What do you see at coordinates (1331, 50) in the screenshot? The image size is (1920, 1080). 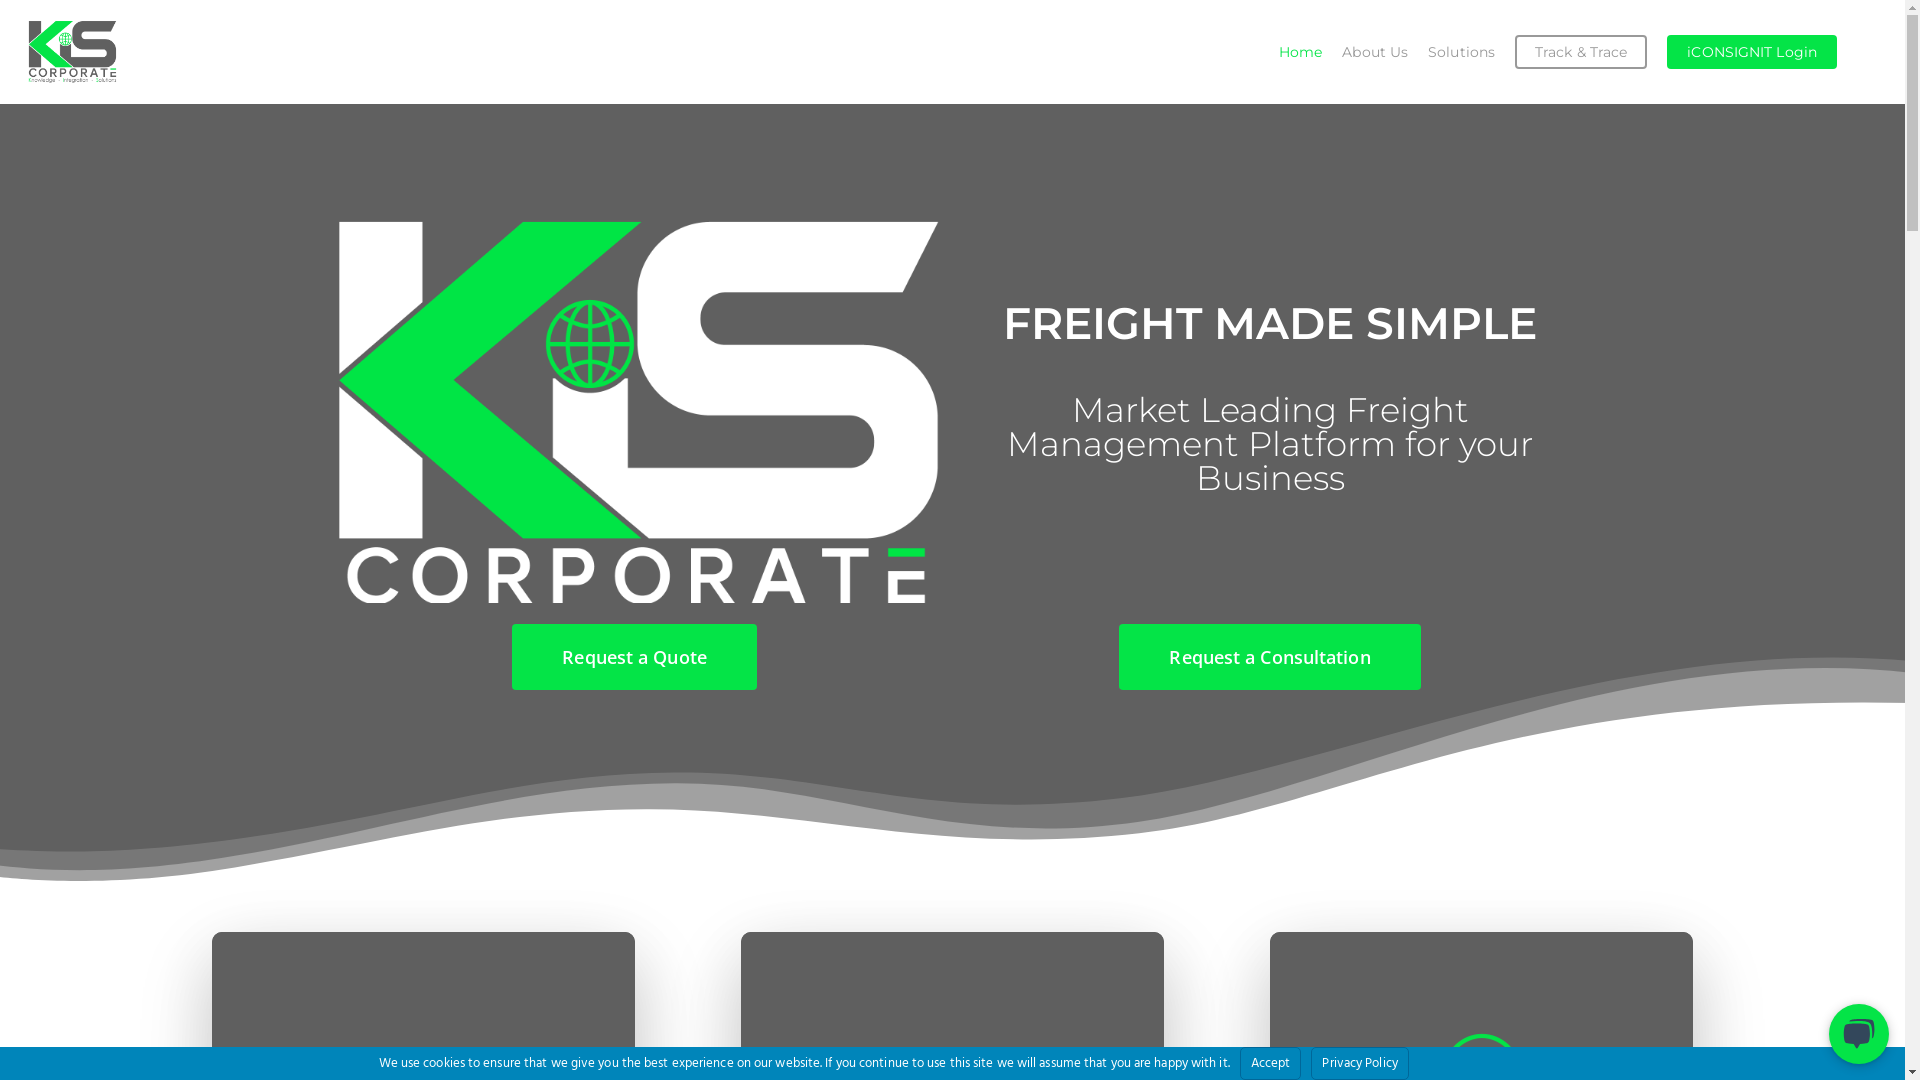 I see `'About Us'` at bounding box center [1331, 50].